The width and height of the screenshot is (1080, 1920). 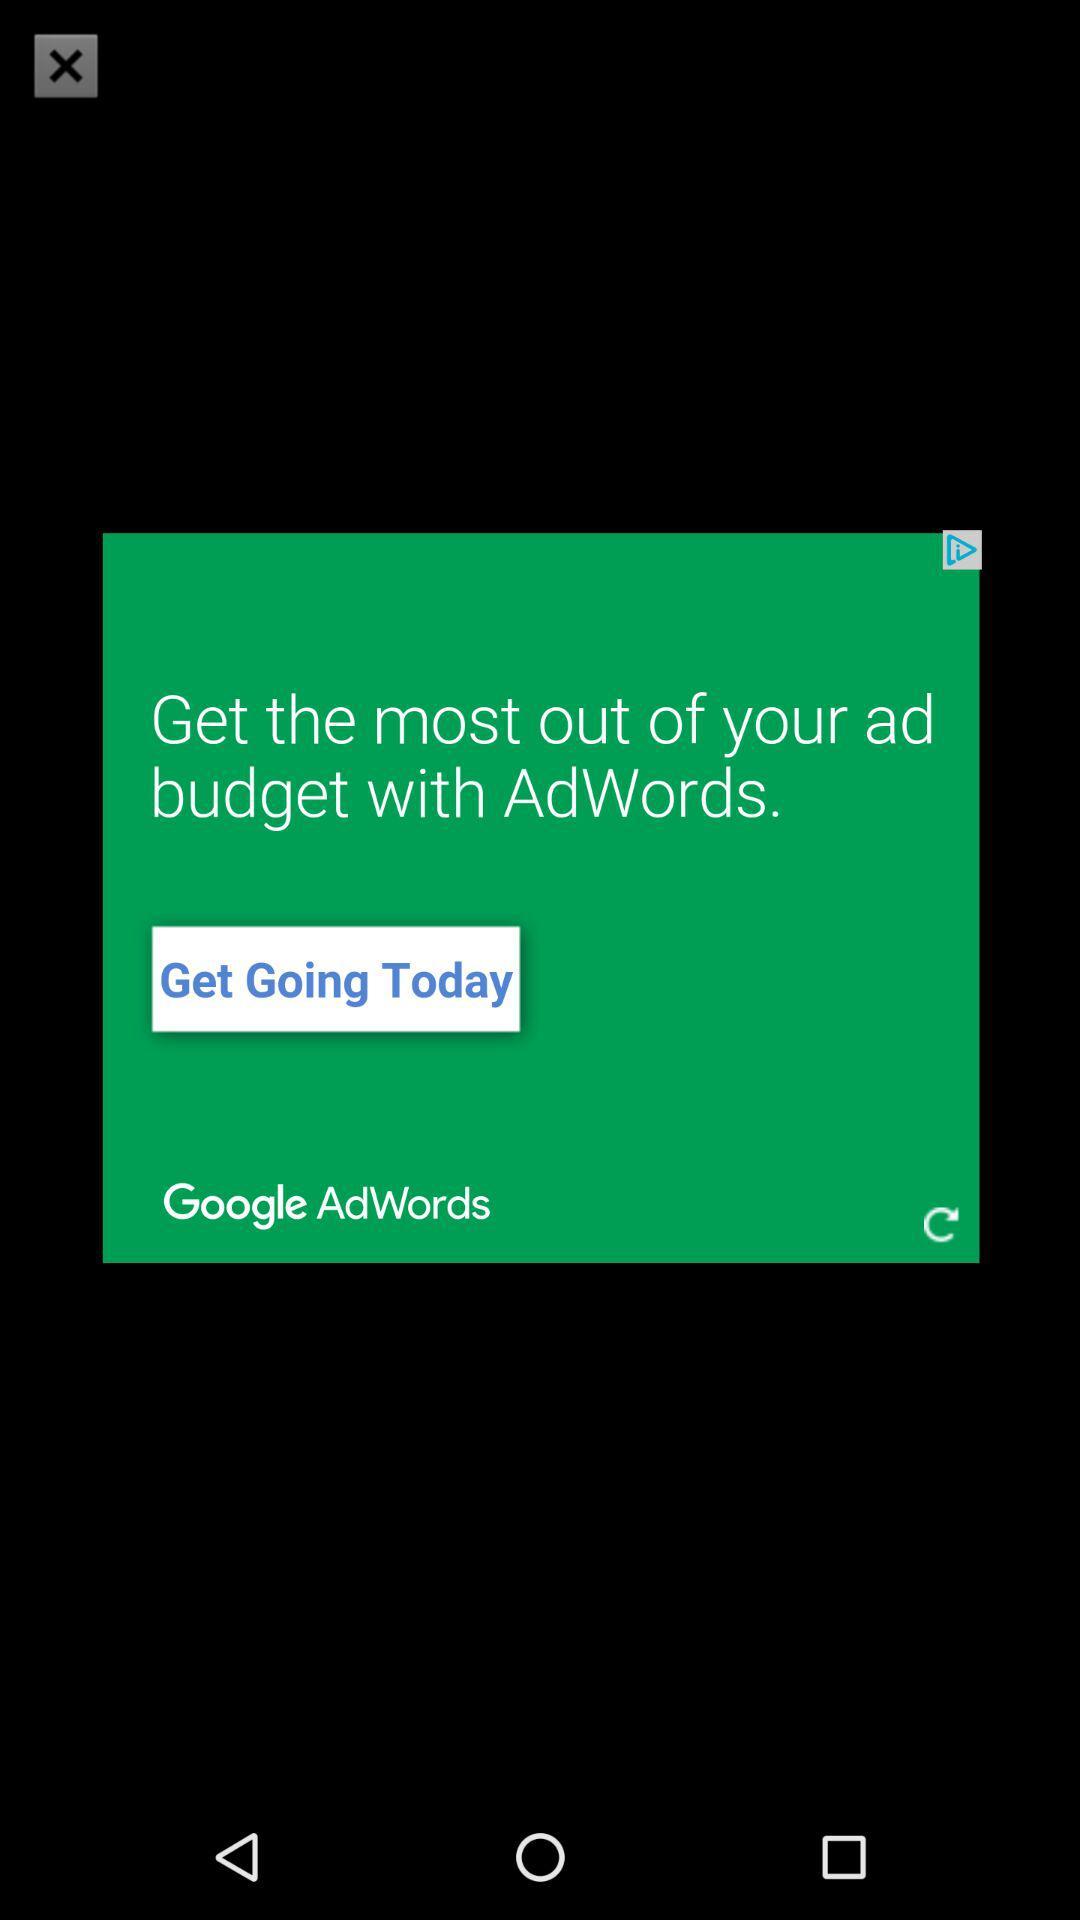 What do you see at coordinates (64, 70) in the screenshot?
I see `the close icon` at bounding box center [64, 70].